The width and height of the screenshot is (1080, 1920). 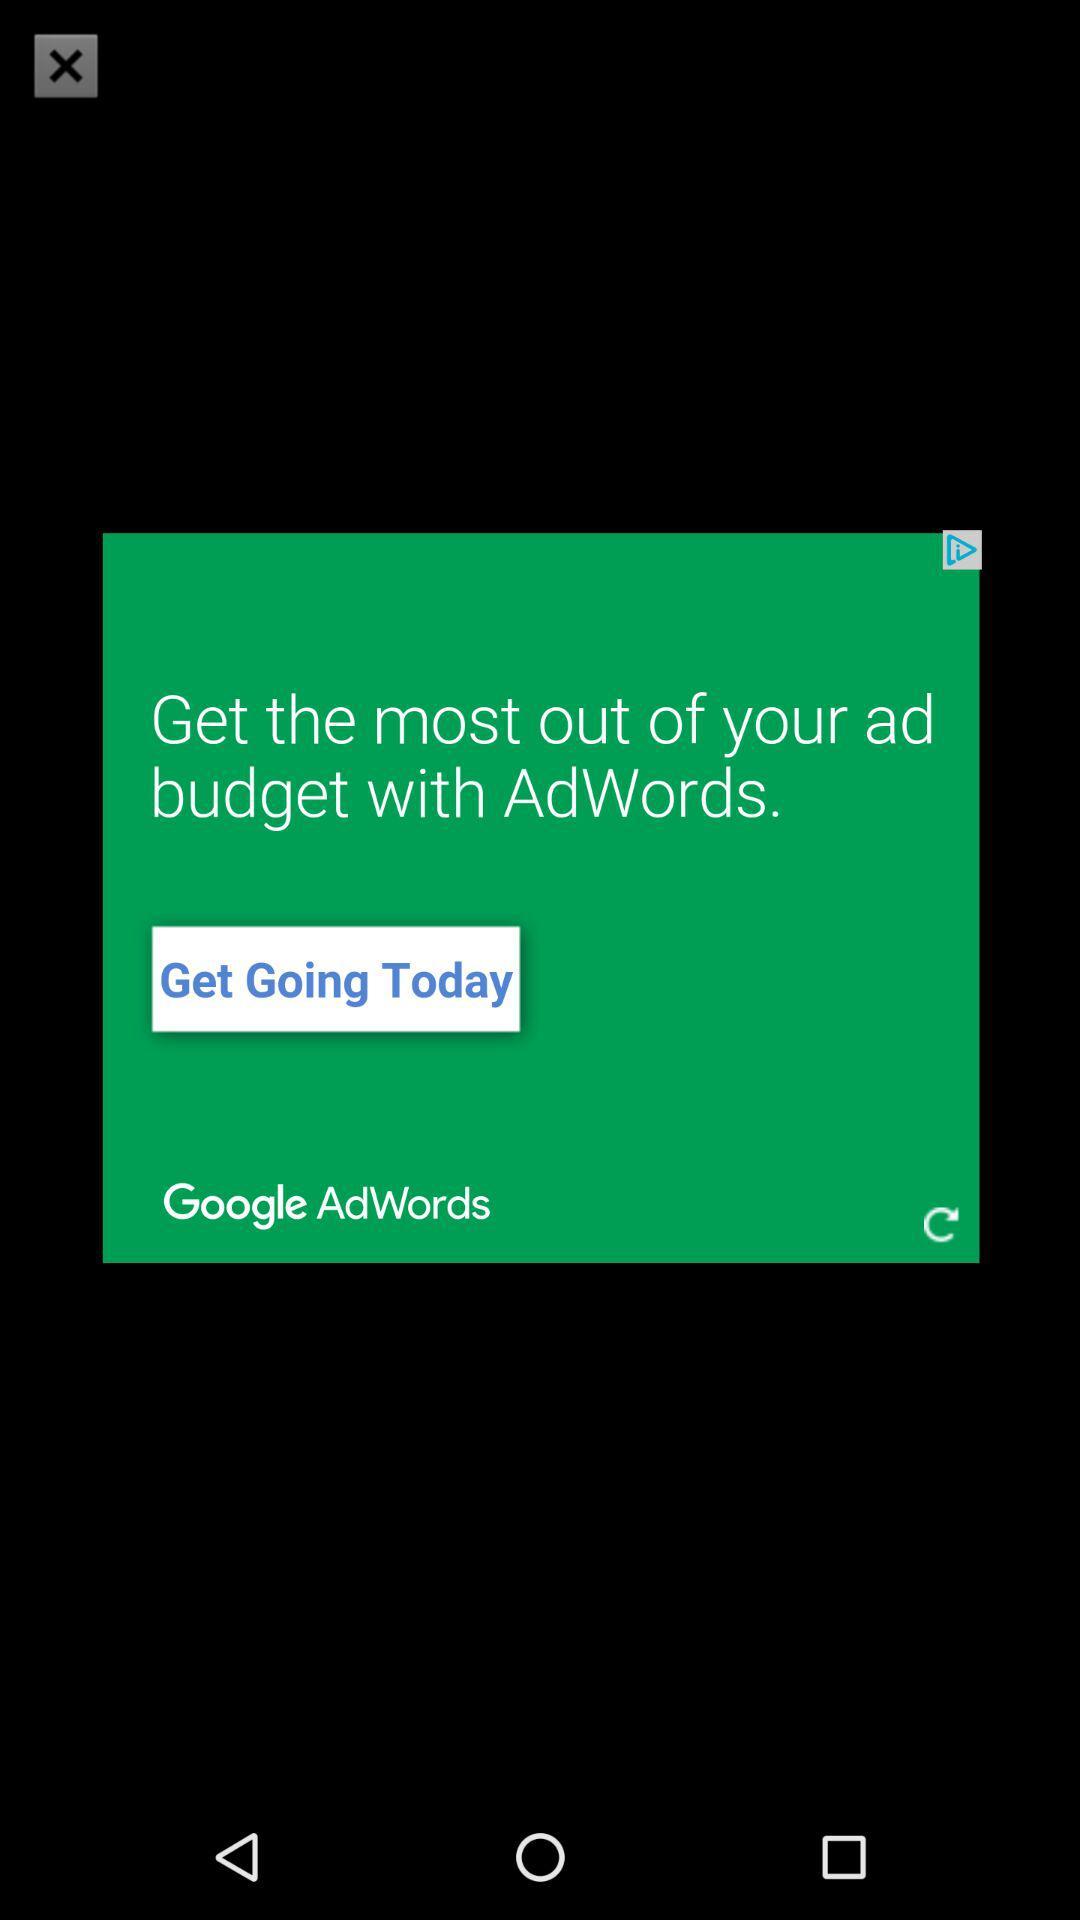 What do you see at coordinates (64, 70) in the screenshot?
I see `the close icon` at bounding box center [64, 70].